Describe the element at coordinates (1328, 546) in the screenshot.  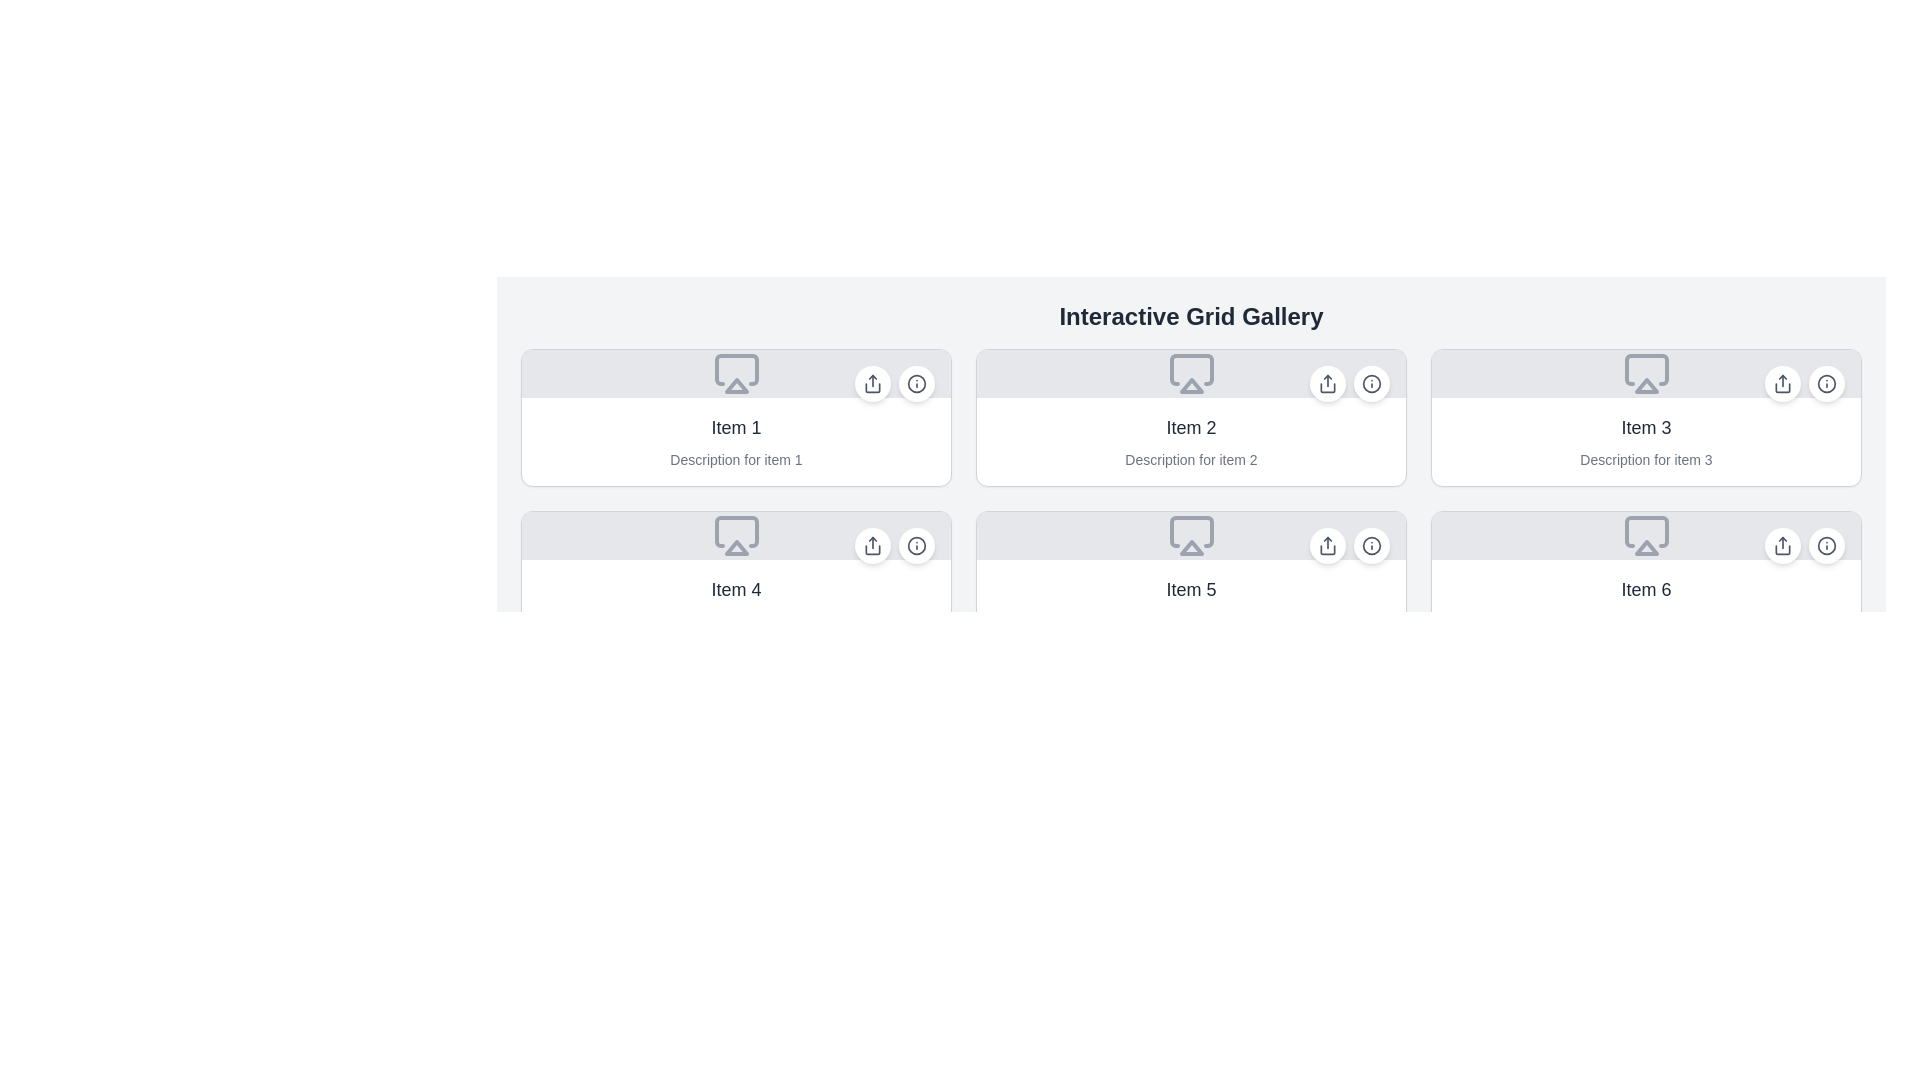
I see `the share button located in the upper-right corner of the card labeled 'Item 5' to share the associated content` at that location.